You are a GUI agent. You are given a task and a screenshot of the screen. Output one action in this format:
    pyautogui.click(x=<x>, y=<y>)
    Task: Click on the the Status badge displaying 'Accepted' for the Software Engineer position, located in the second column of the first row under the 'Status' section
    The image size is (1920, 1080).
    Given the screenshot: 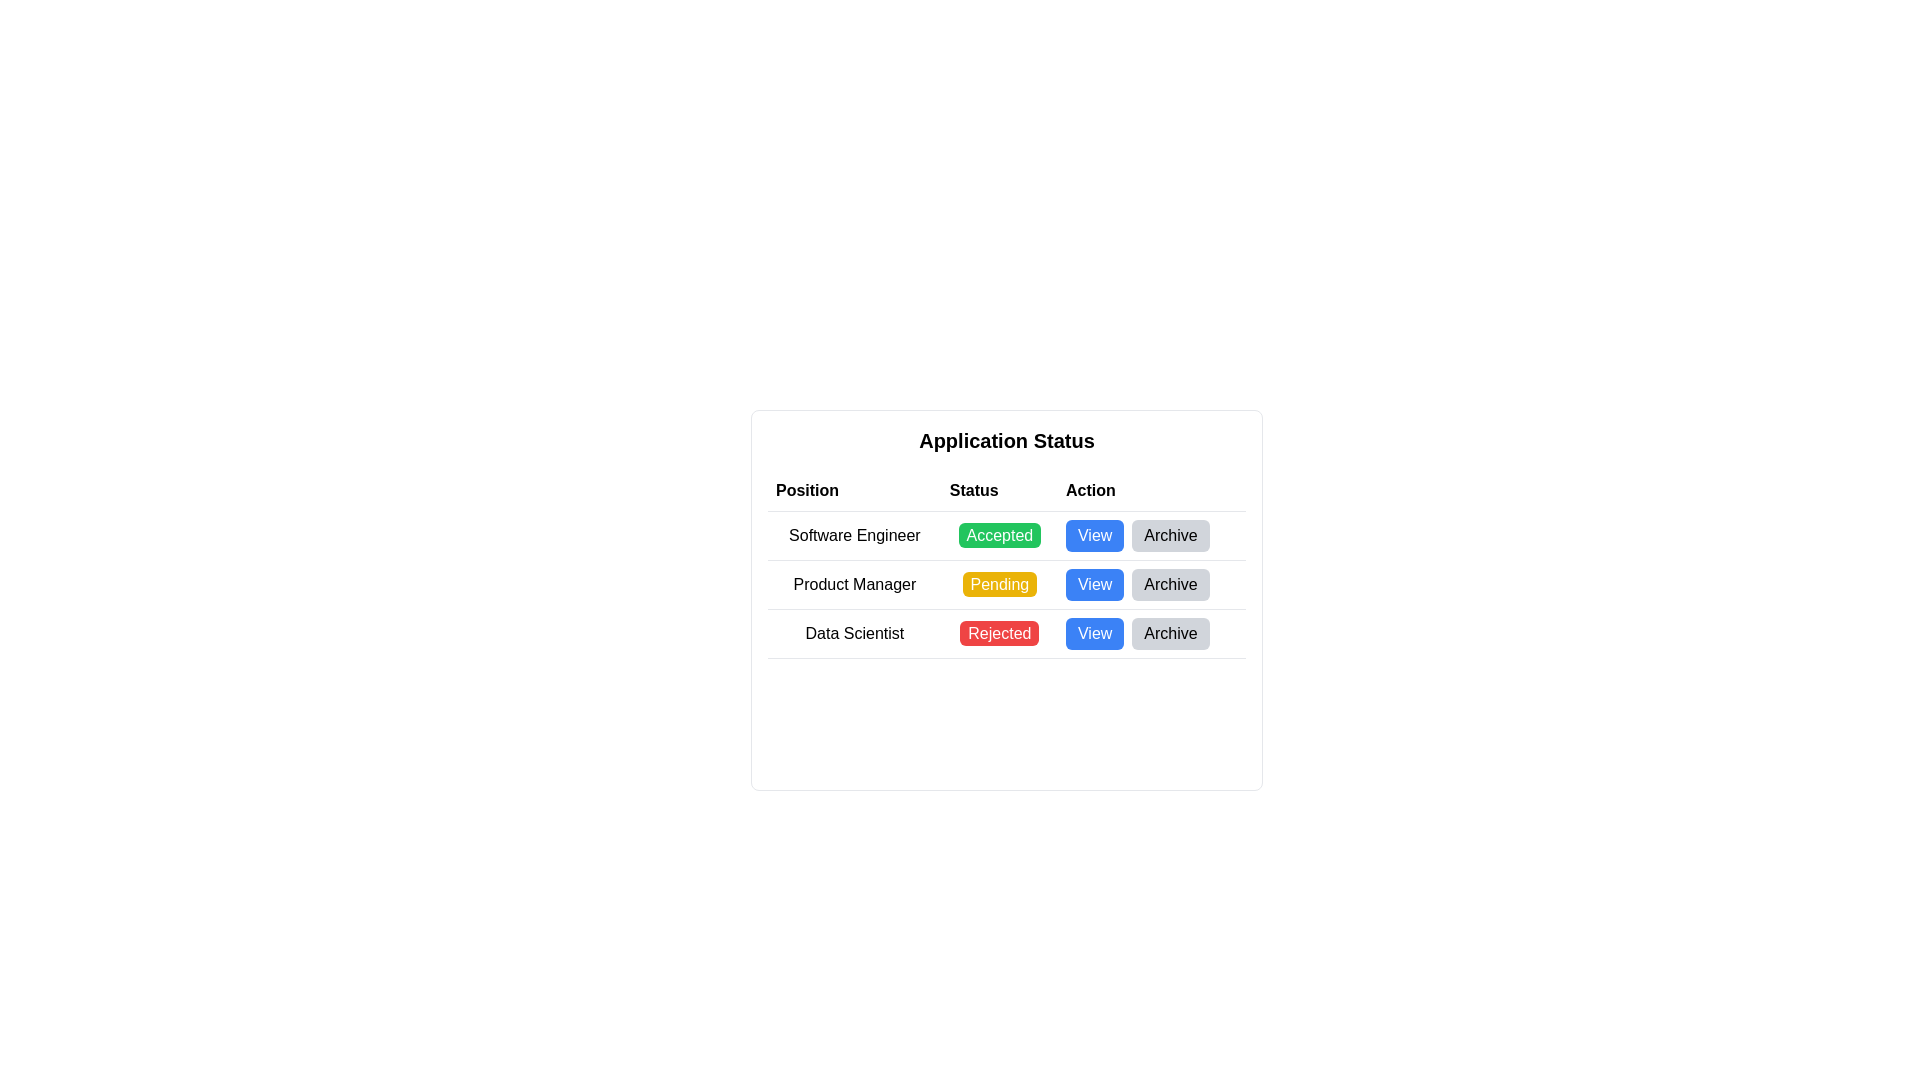 What is the action you would take?
    pyautogui.click(x=999, y=535)
    